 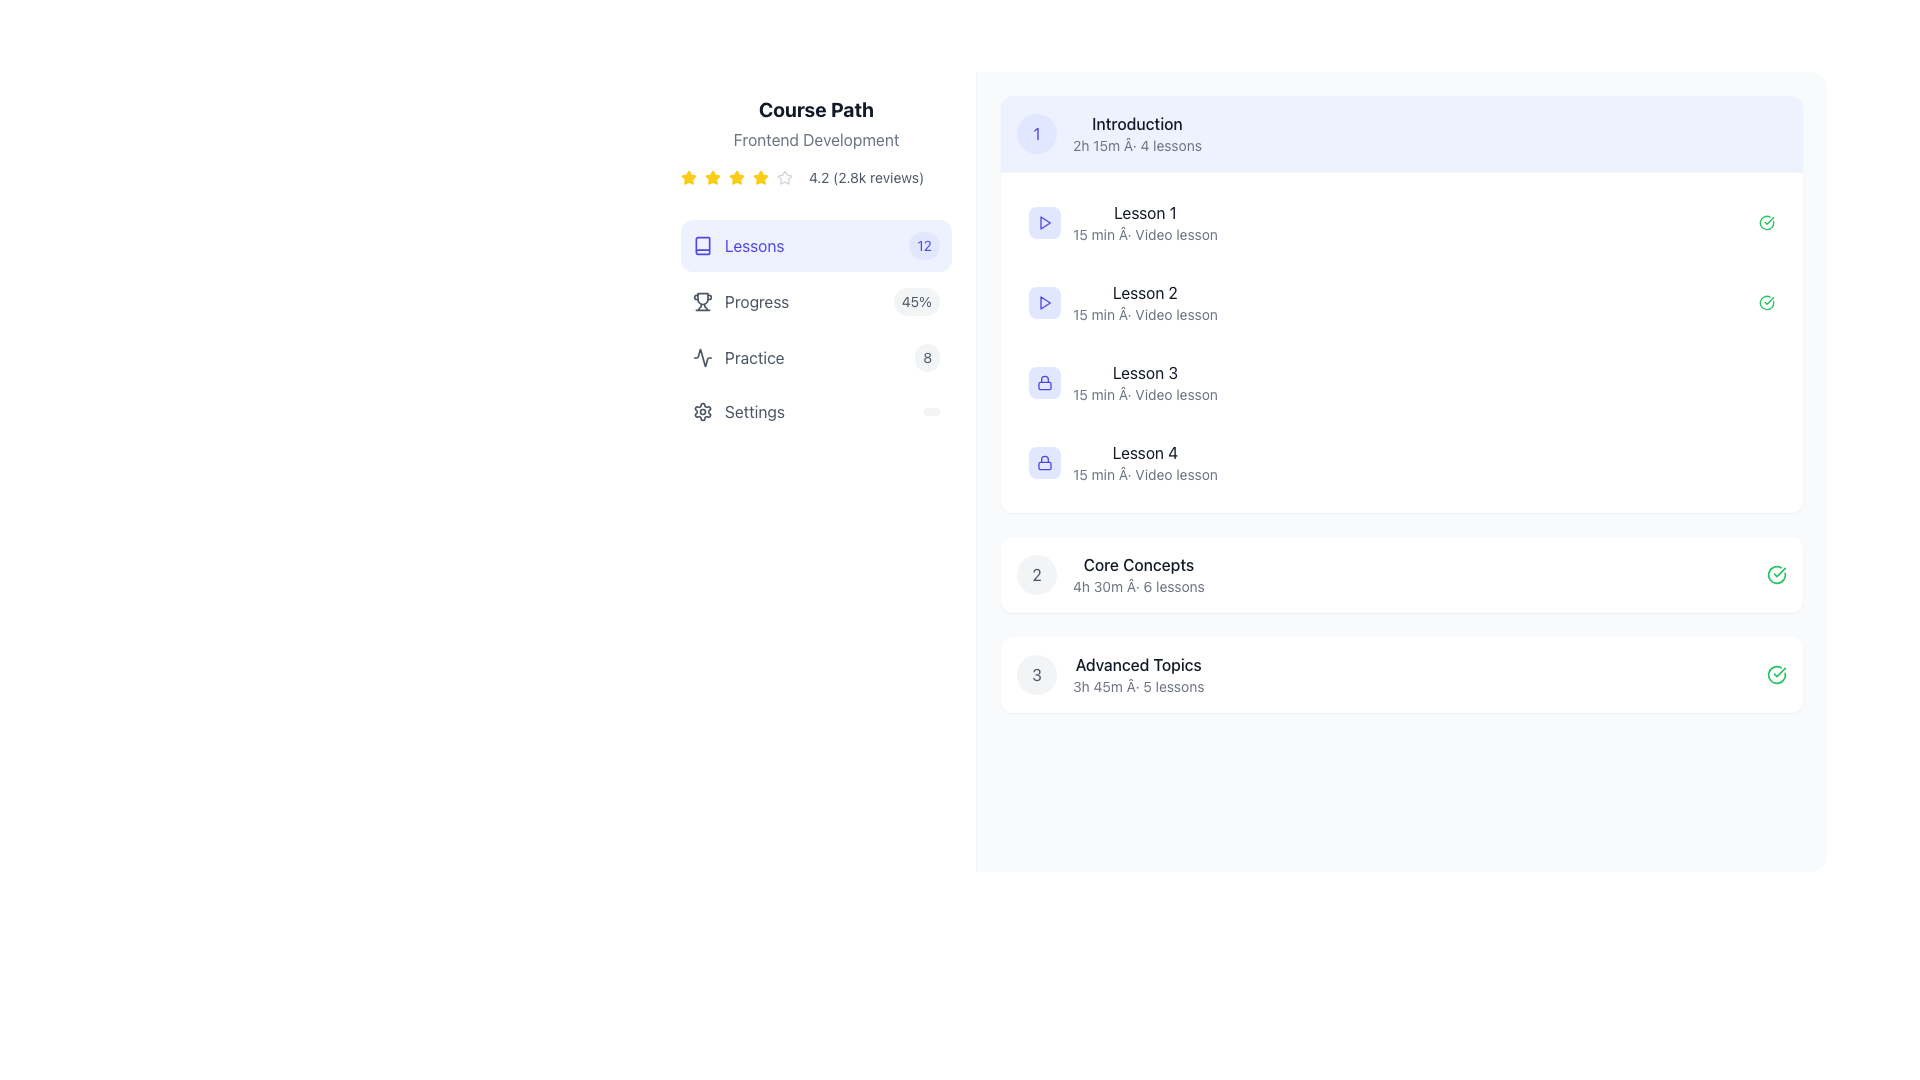 What do you see at coordinates (1766, 303) in the screenshot?
I see `the checkmark icon within a circular outline, which is green and indicates a completed status, located on the right side of 'Lesson 2' in the list under the 'Introduction' section` at bounding box center [1766, 303].